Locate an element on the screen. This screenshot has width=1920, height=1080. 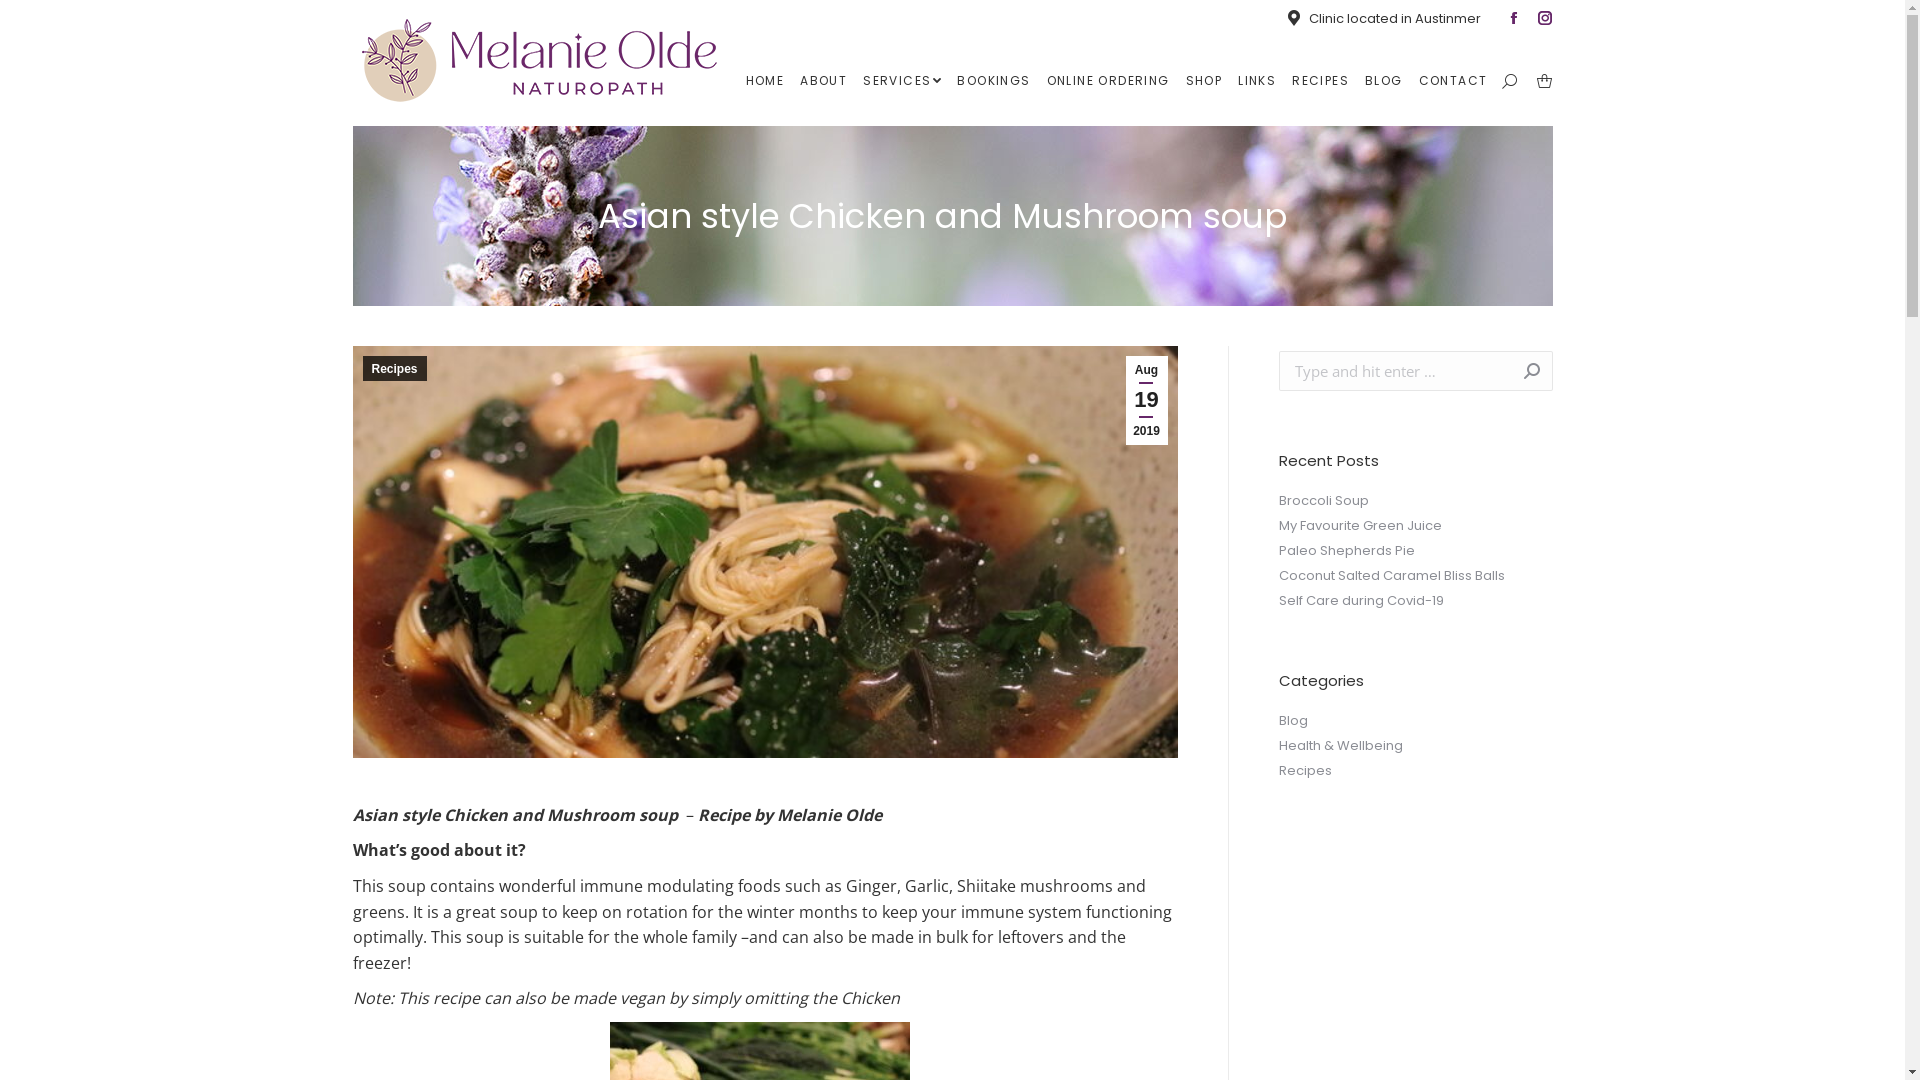
'SHOP' is located at coordinates (1203, 80).